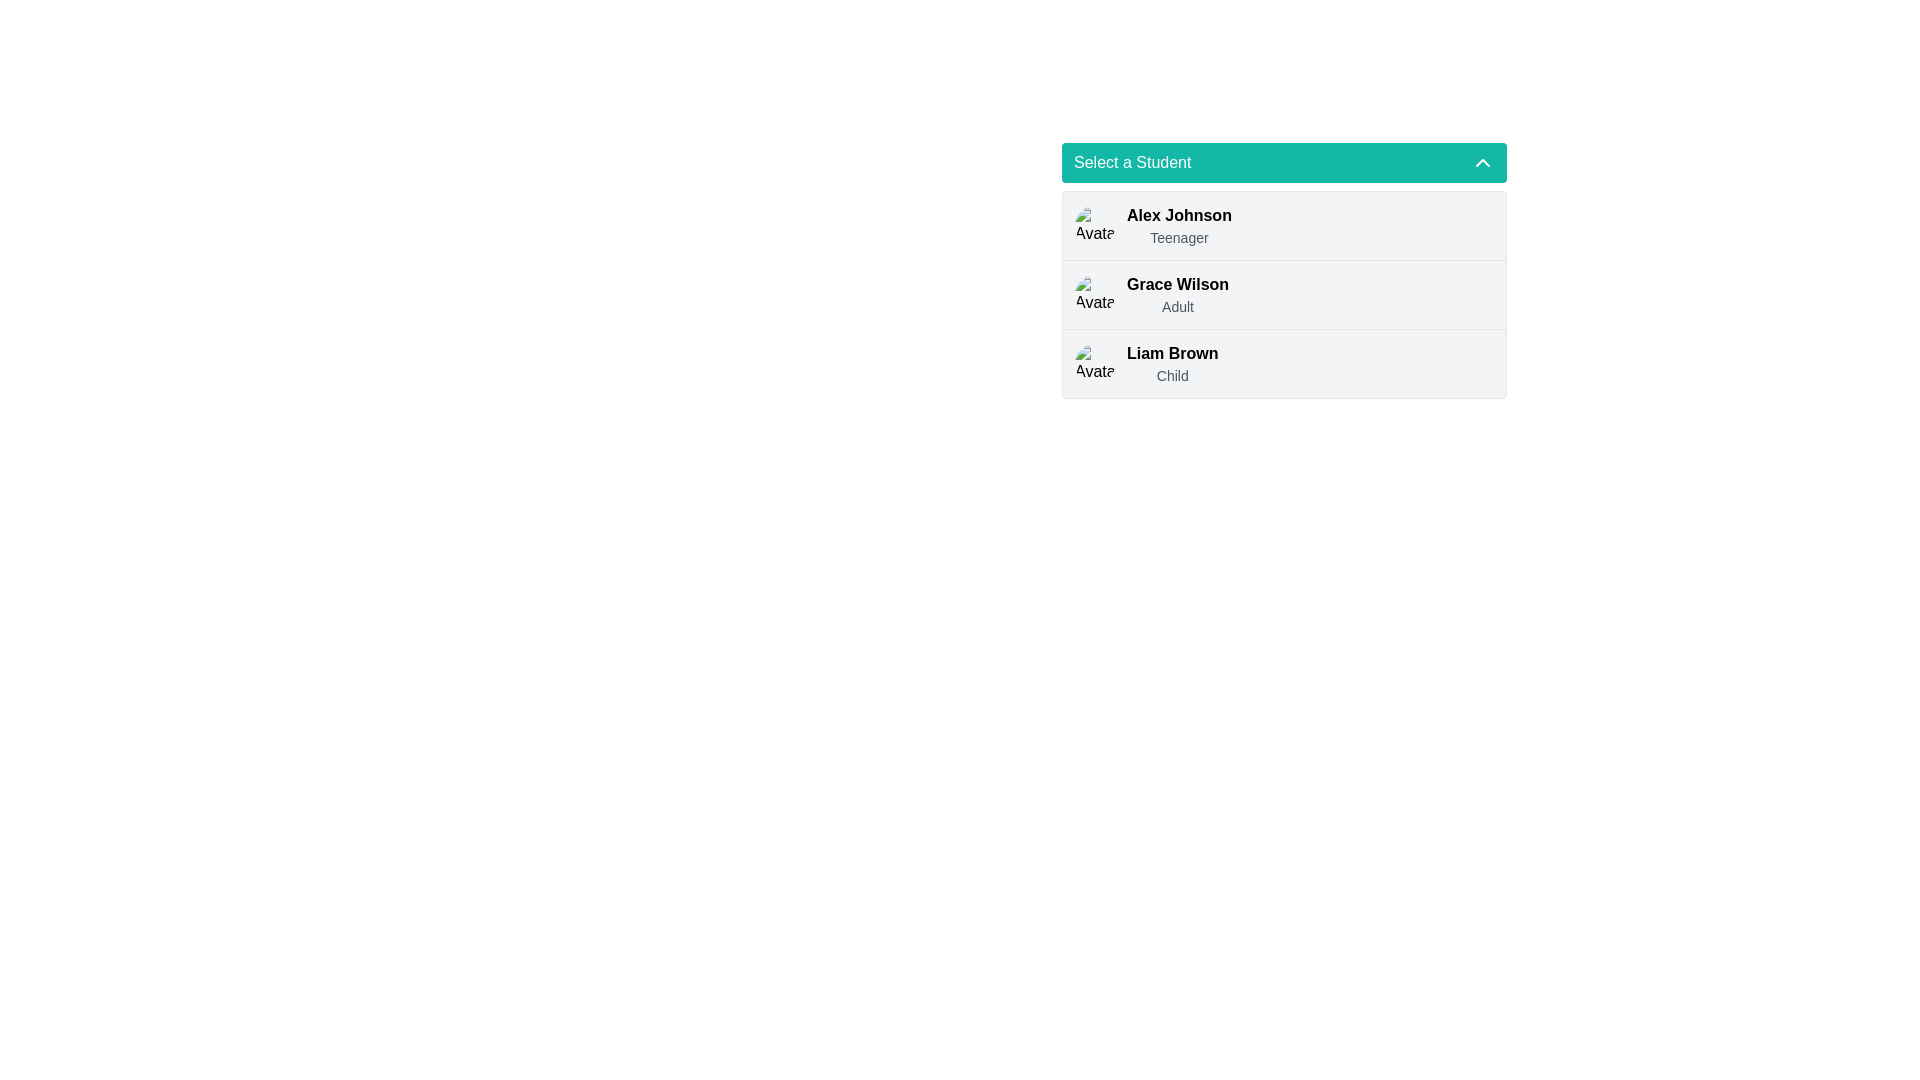 The height and width of the screenshot is (1080, 1920). I want to click on the text display element showing 'Grace Wilson' and 'Adult', so click(1178, 294).